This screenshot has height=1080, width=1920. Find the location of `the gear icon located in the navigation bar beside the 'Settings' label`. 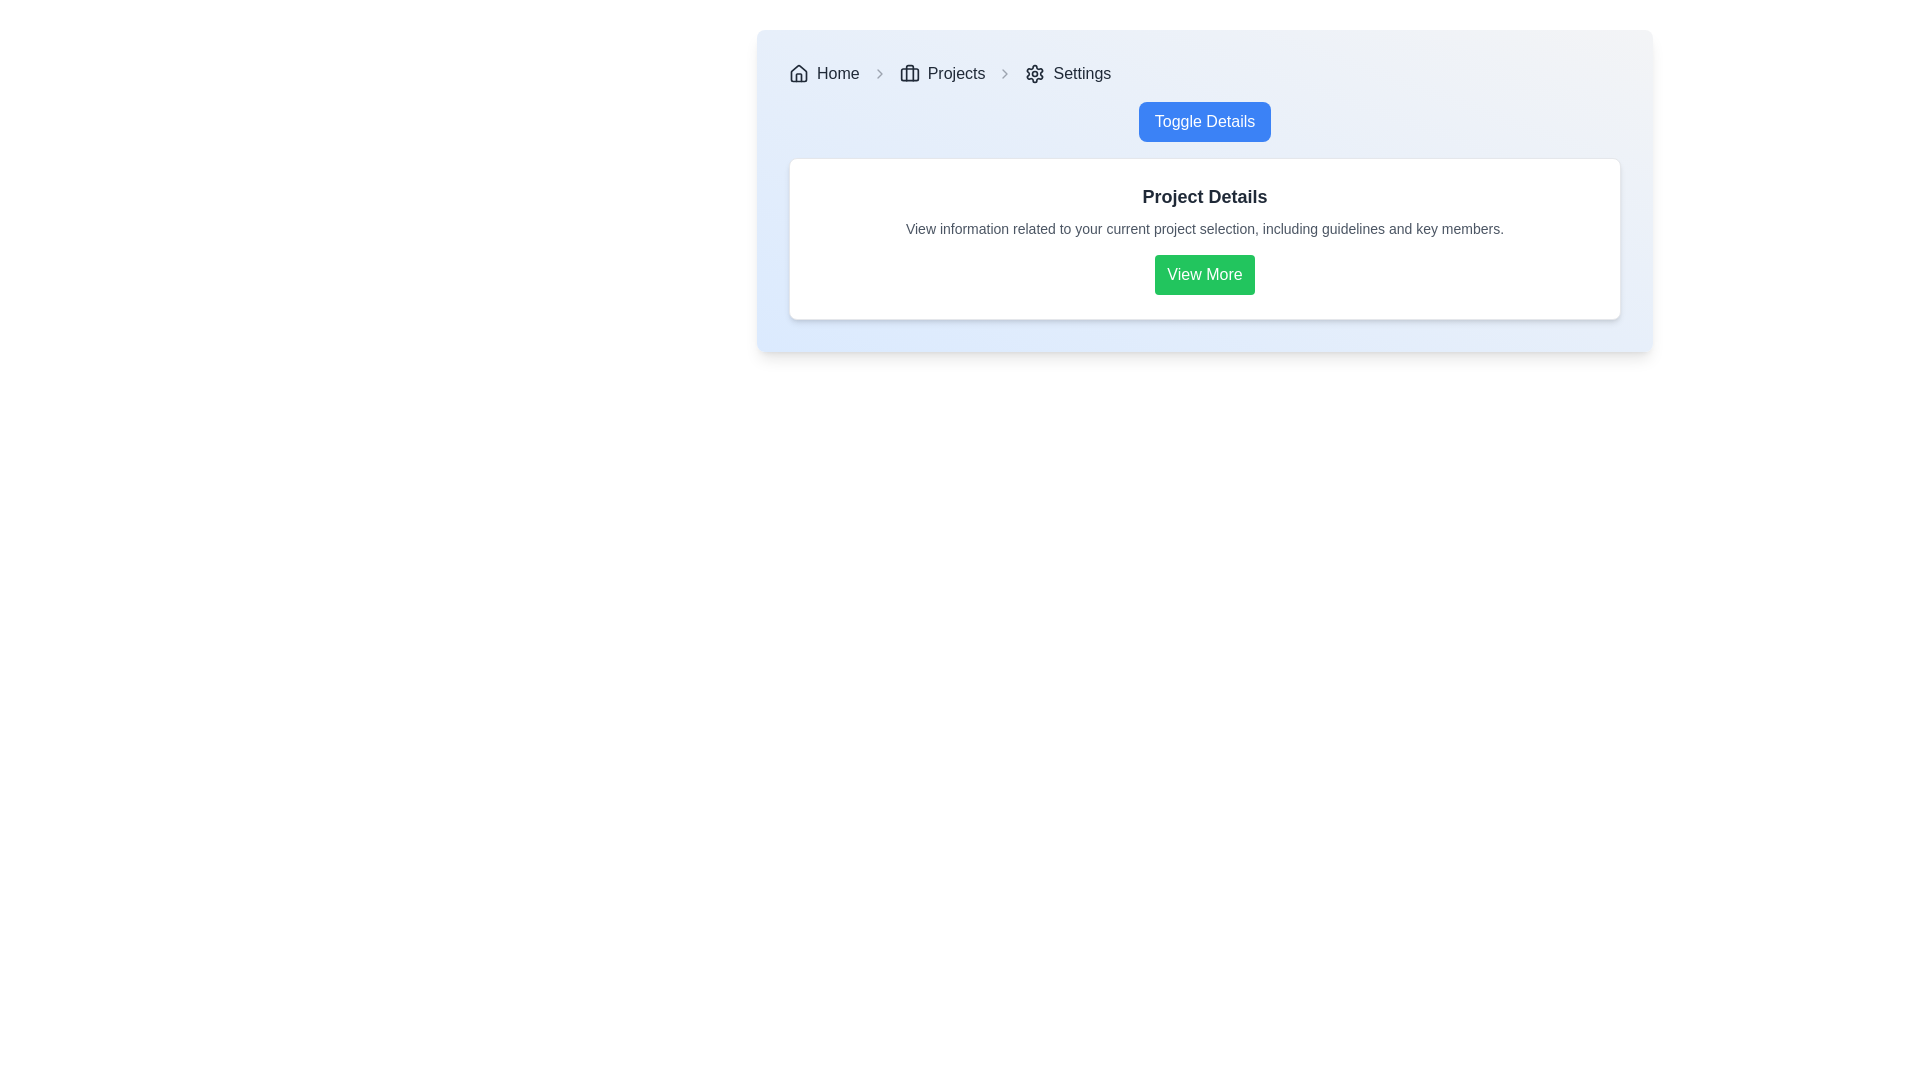

the gear icon located in the navigation bar beside the 'Settings' label is located at coordinates (1035, 72).